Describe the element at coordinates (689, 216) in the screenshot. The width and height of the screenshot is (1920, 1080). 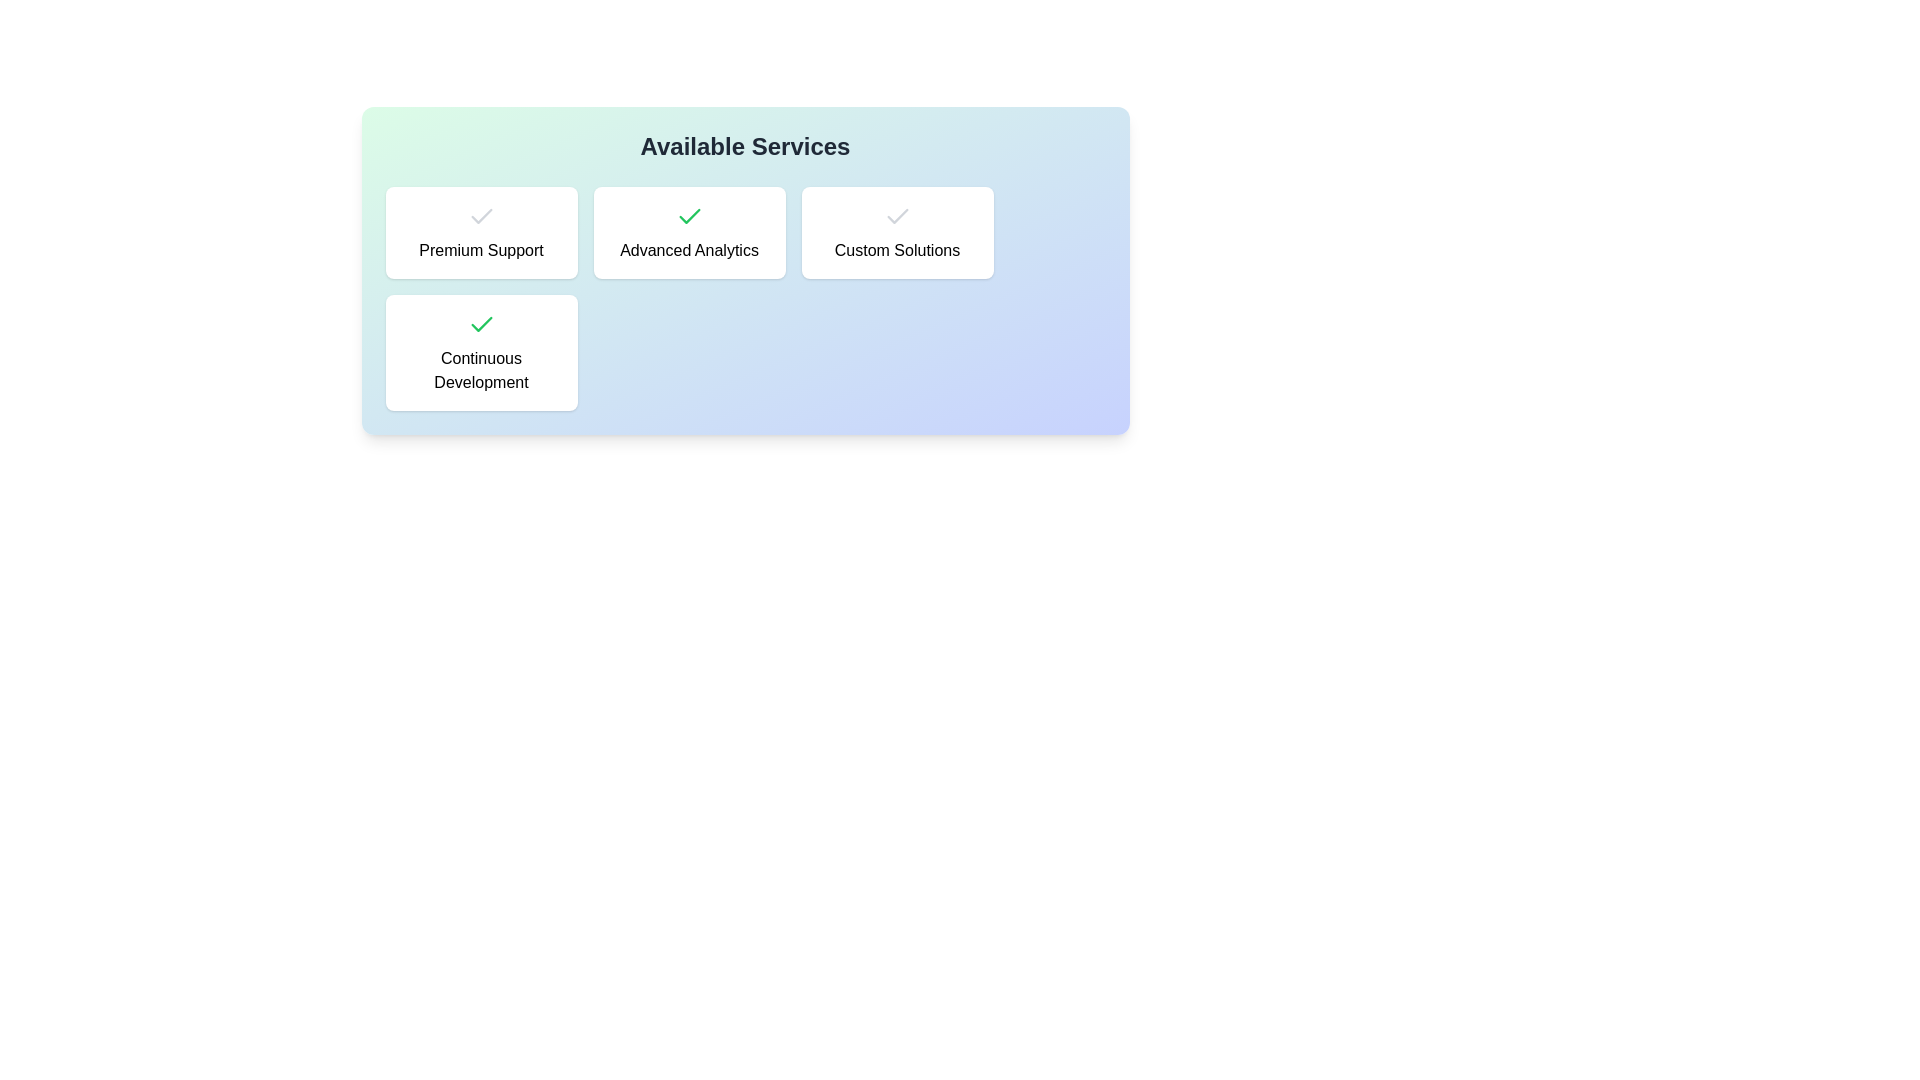
I see `the state of the checkmark icon indicating the selection or confirmation of the 'Advanced Analytics' option, located inside the second card of the top row in the grid layout` at that location.